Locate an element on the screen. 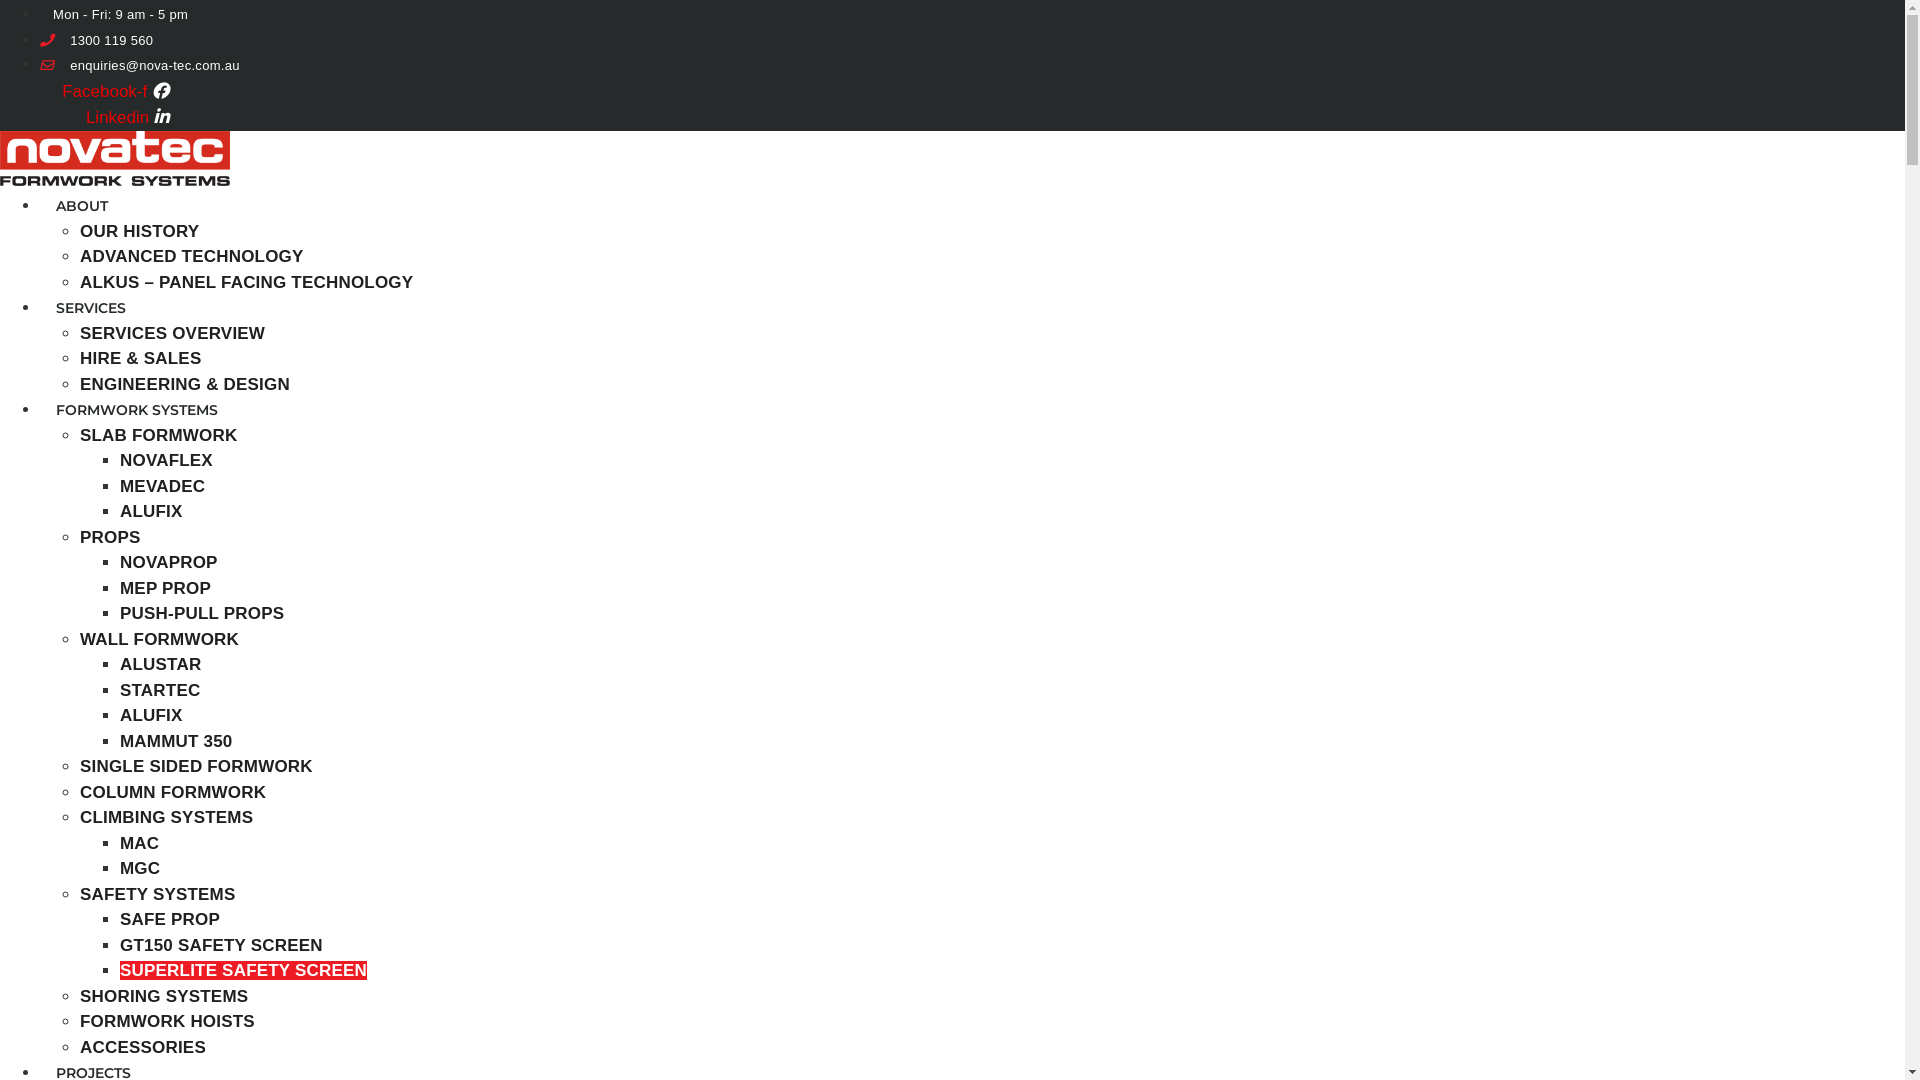 The width and height of the screenshot is (1920, 1080). 'ABOUT' is located at coordinates (80, 205).